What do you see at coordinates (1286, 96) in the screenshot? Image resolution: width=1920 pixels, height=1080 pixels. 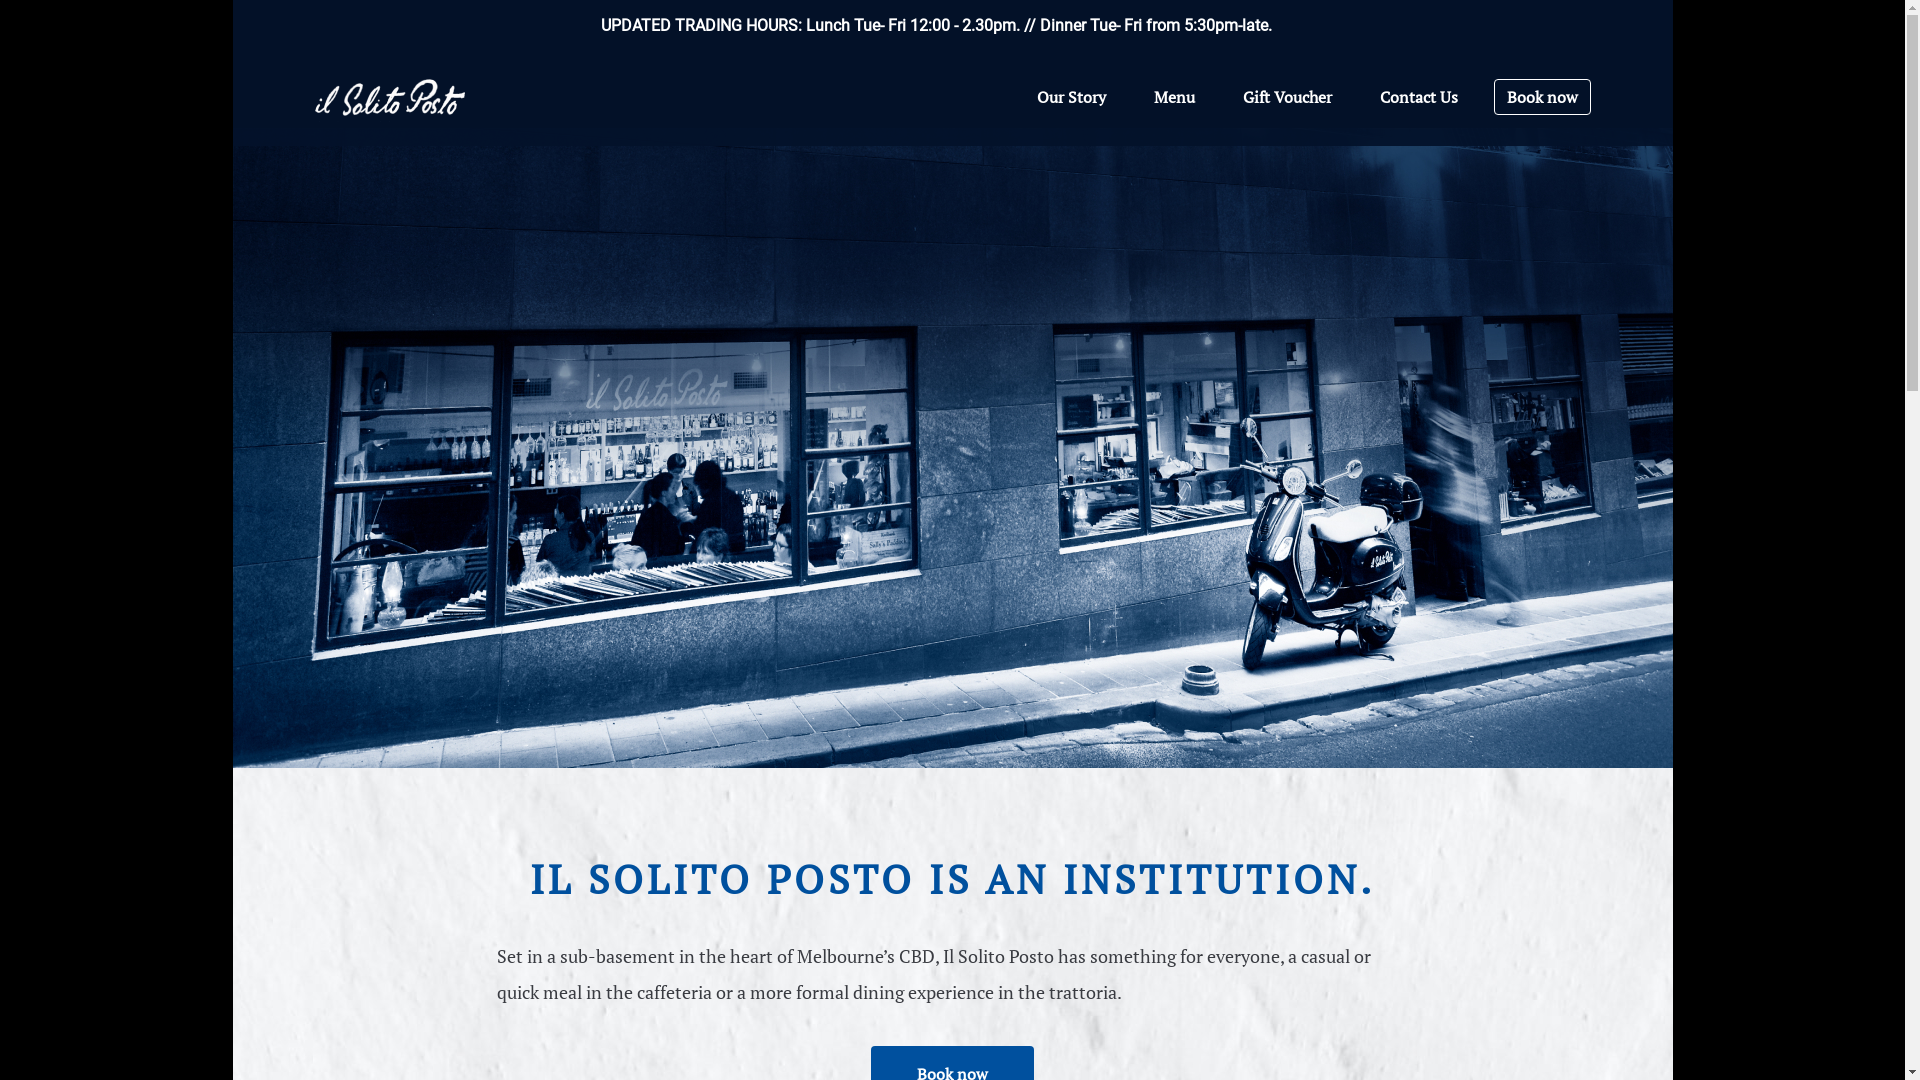 I see `'Gift Voucher'` at bounding box center [1286, 96].